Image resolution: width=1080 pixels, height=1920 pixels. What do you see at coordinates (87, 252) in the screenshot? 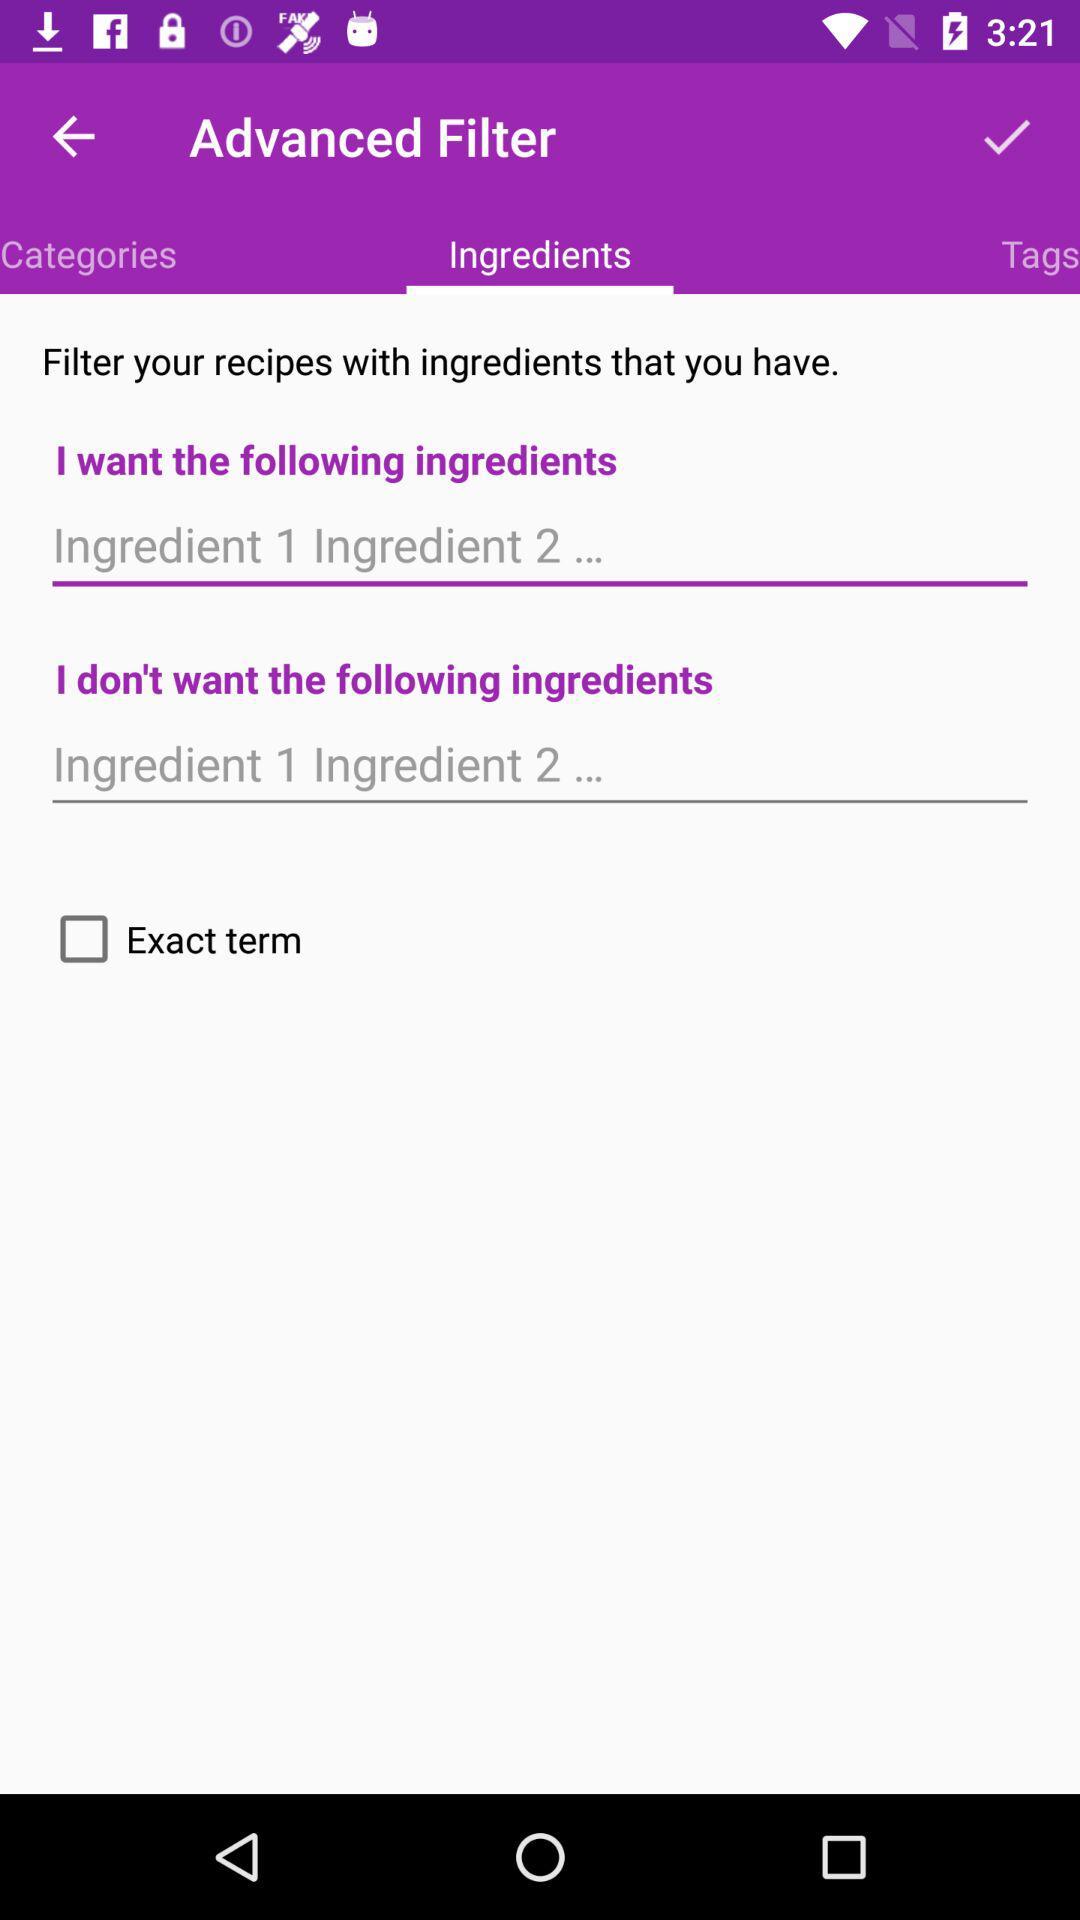
I see `icon to the left of the ingredients icon` at bounding box center [87, 252].